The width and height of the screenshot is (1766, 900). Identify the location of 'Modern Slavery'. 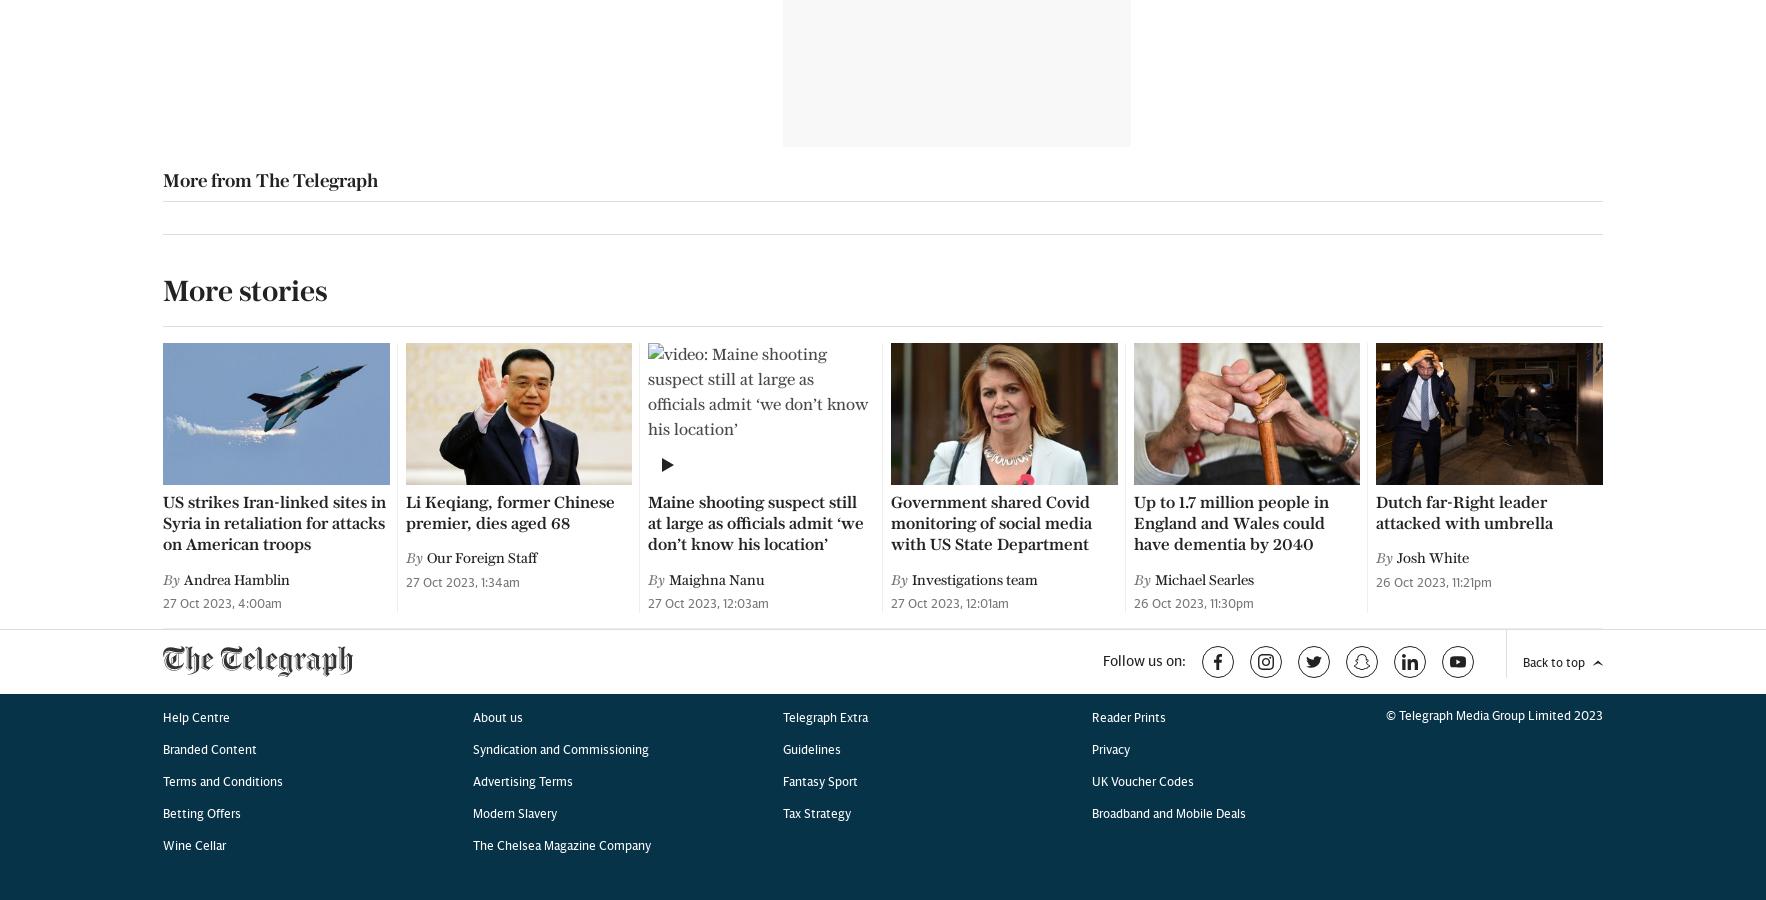
(514, 162).